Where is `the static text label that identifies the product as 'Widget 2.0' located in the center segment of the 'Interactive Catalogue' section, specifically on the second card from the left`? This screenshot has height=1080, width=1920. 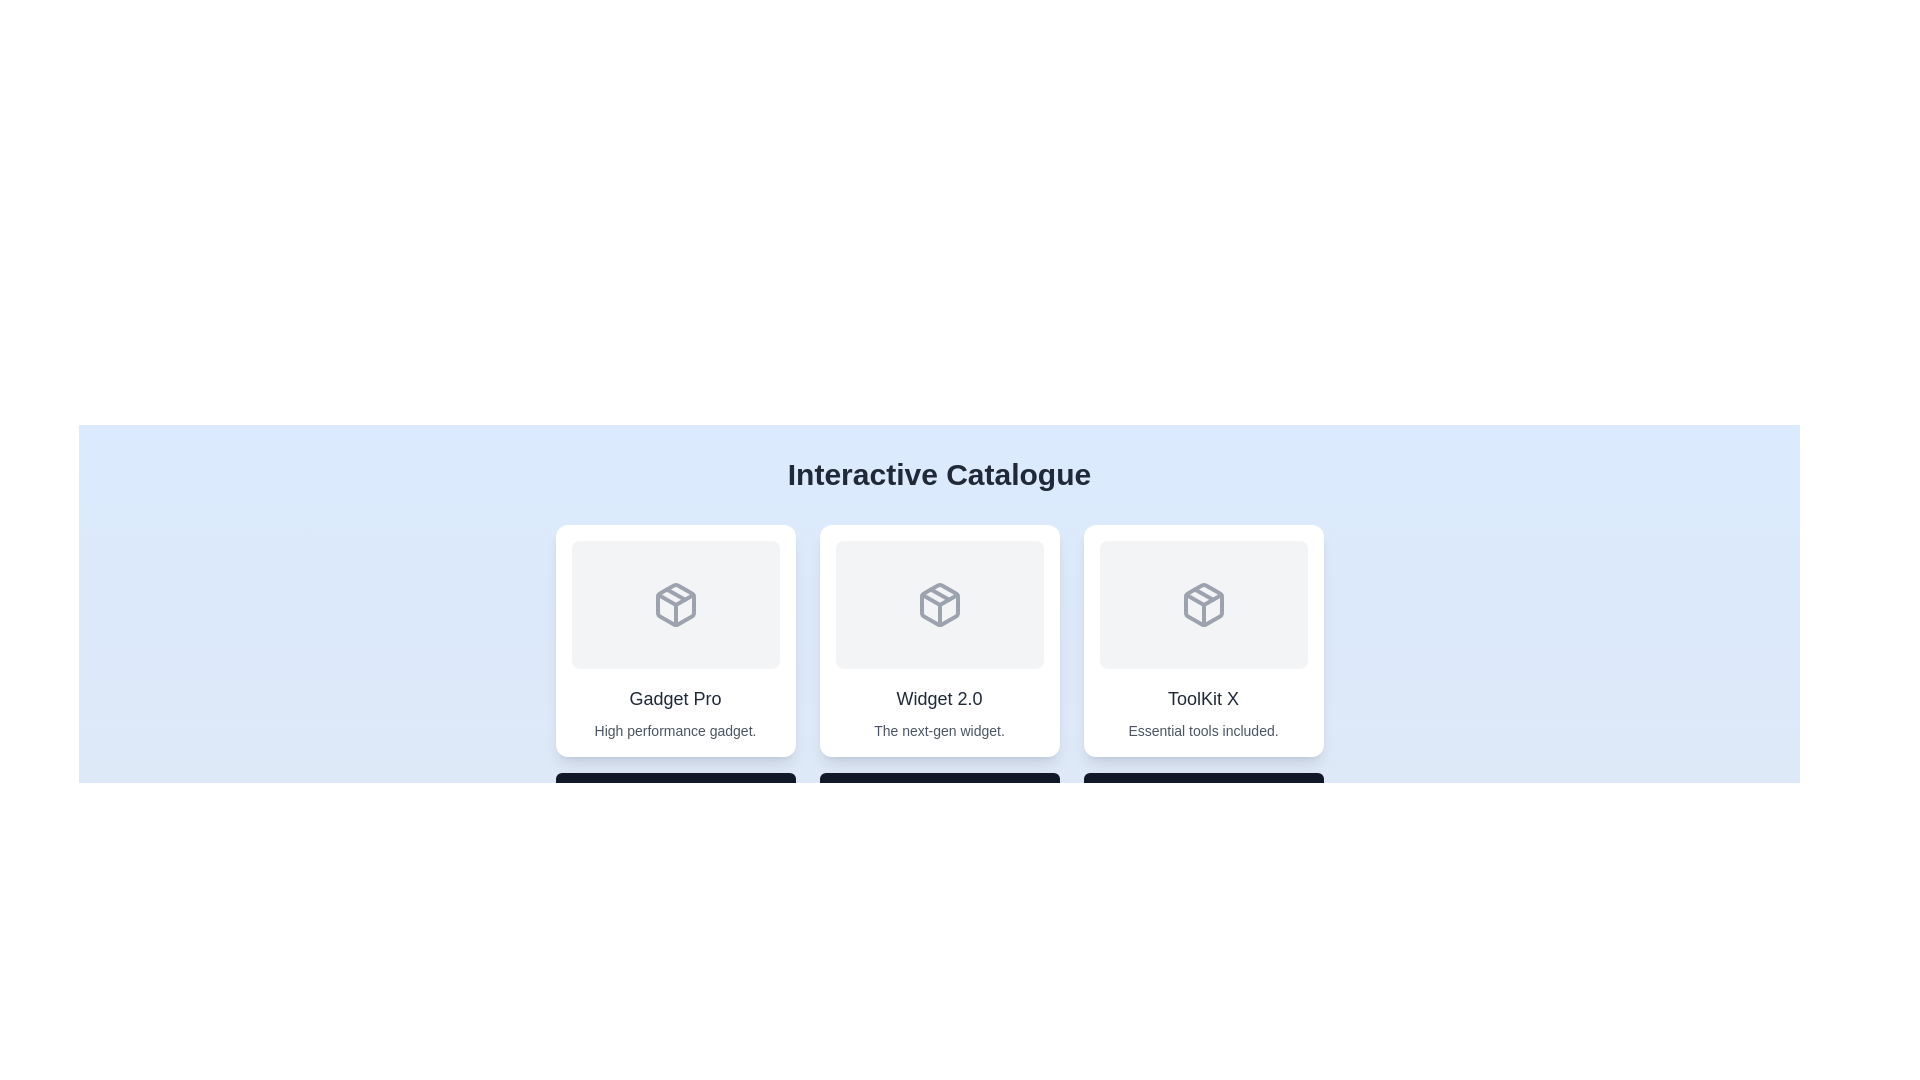
the static text label that identifies the product as 'Widget 2.0' located in the center segment of the 'Interactive Catalogue' section, specifically on the second card from the left is located at coordinates (938, 697).